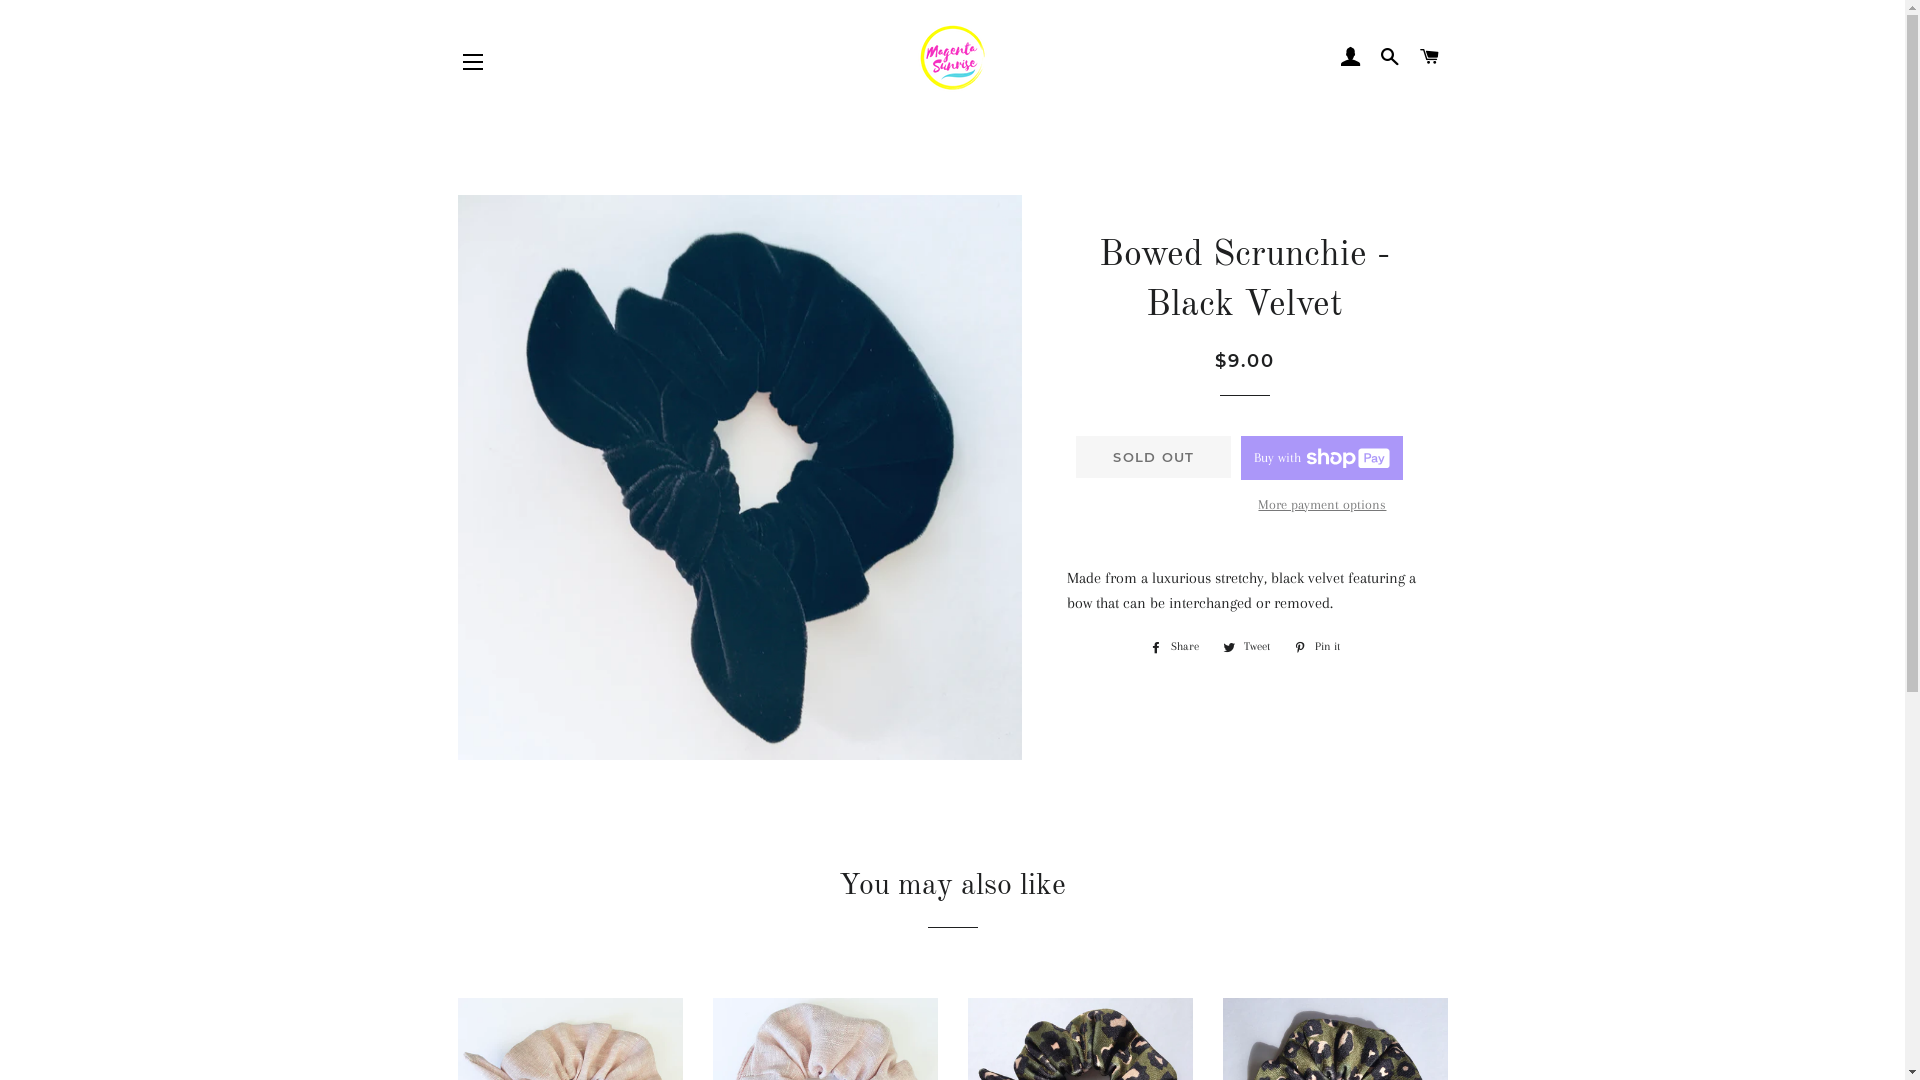  Describe the element at coordinates (1316, 647) in the screenshot. I see `'Pin it` at that location.